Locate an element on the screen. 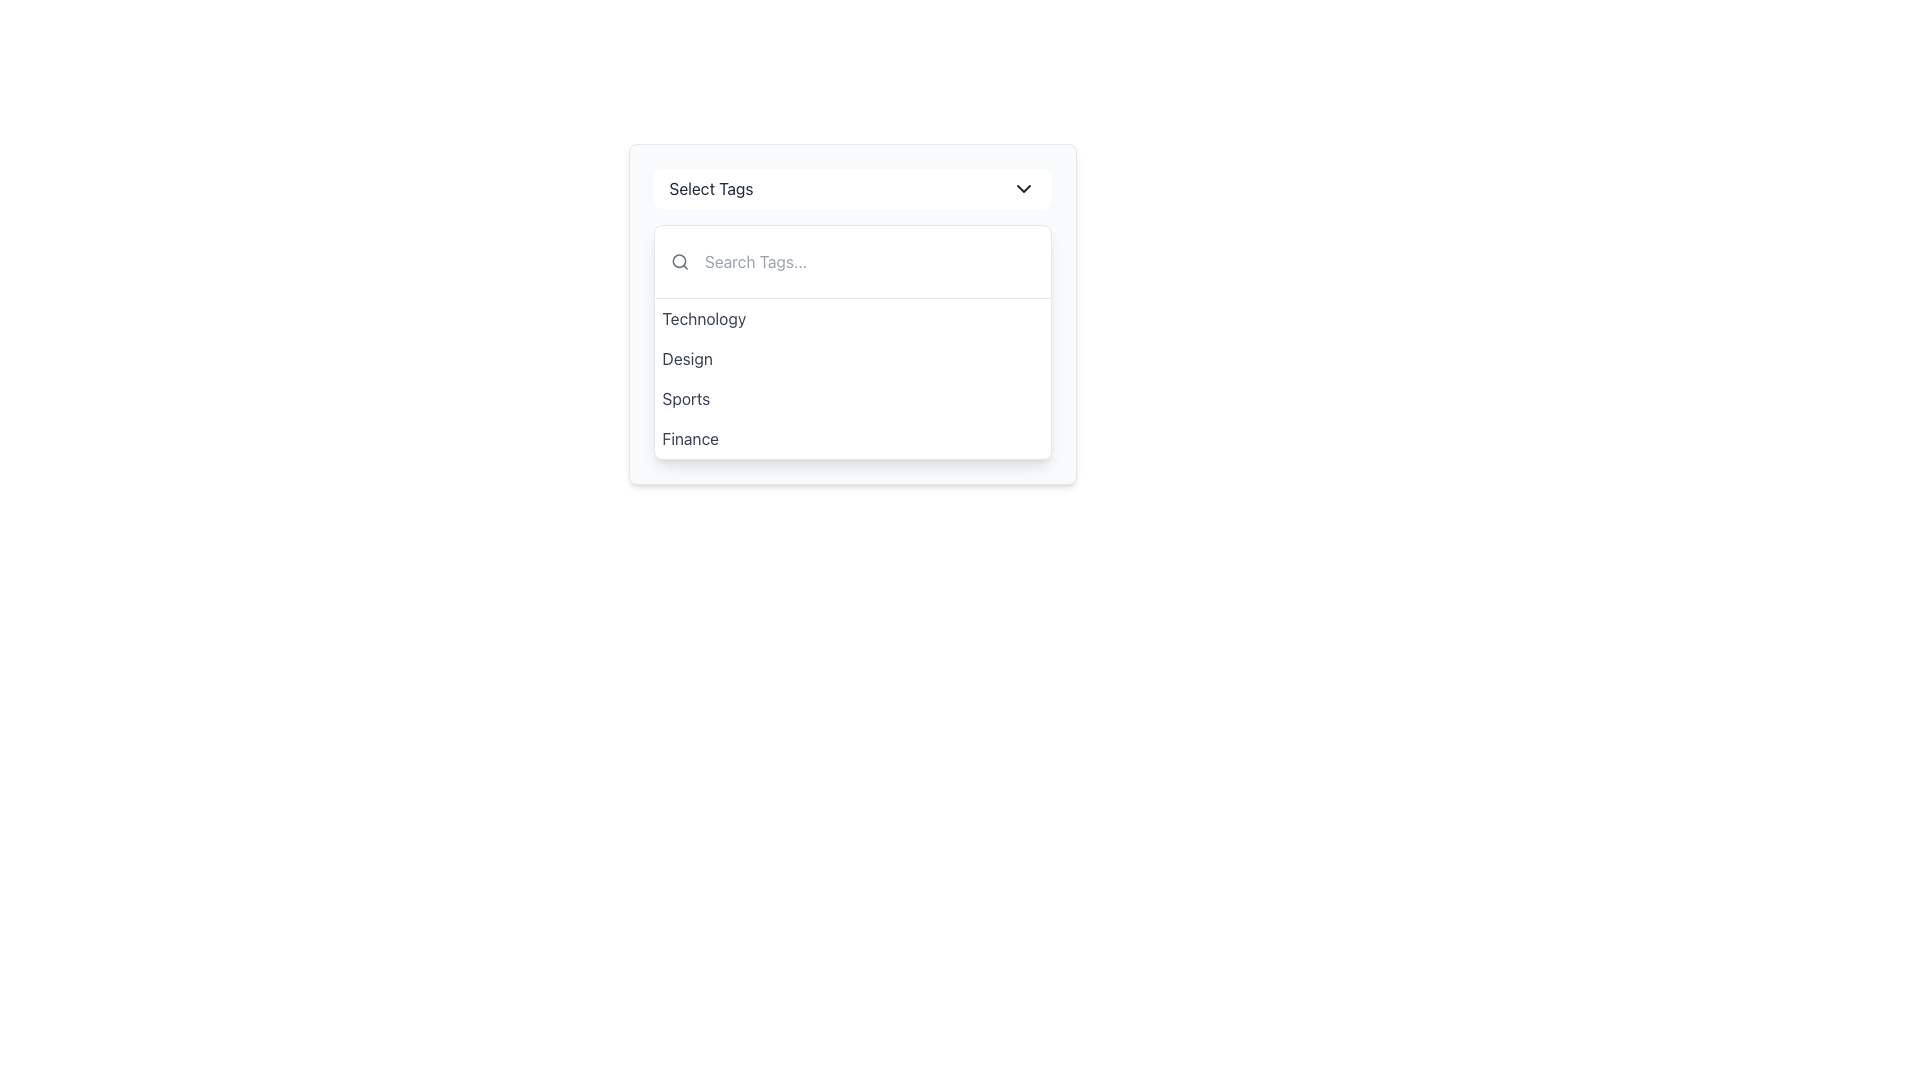 The height and width of the screenshot is (1080, 1920). the Chevron Down icon located at the far right within the 'Select Tags' dropdown is located at coordinates (1023, 189).